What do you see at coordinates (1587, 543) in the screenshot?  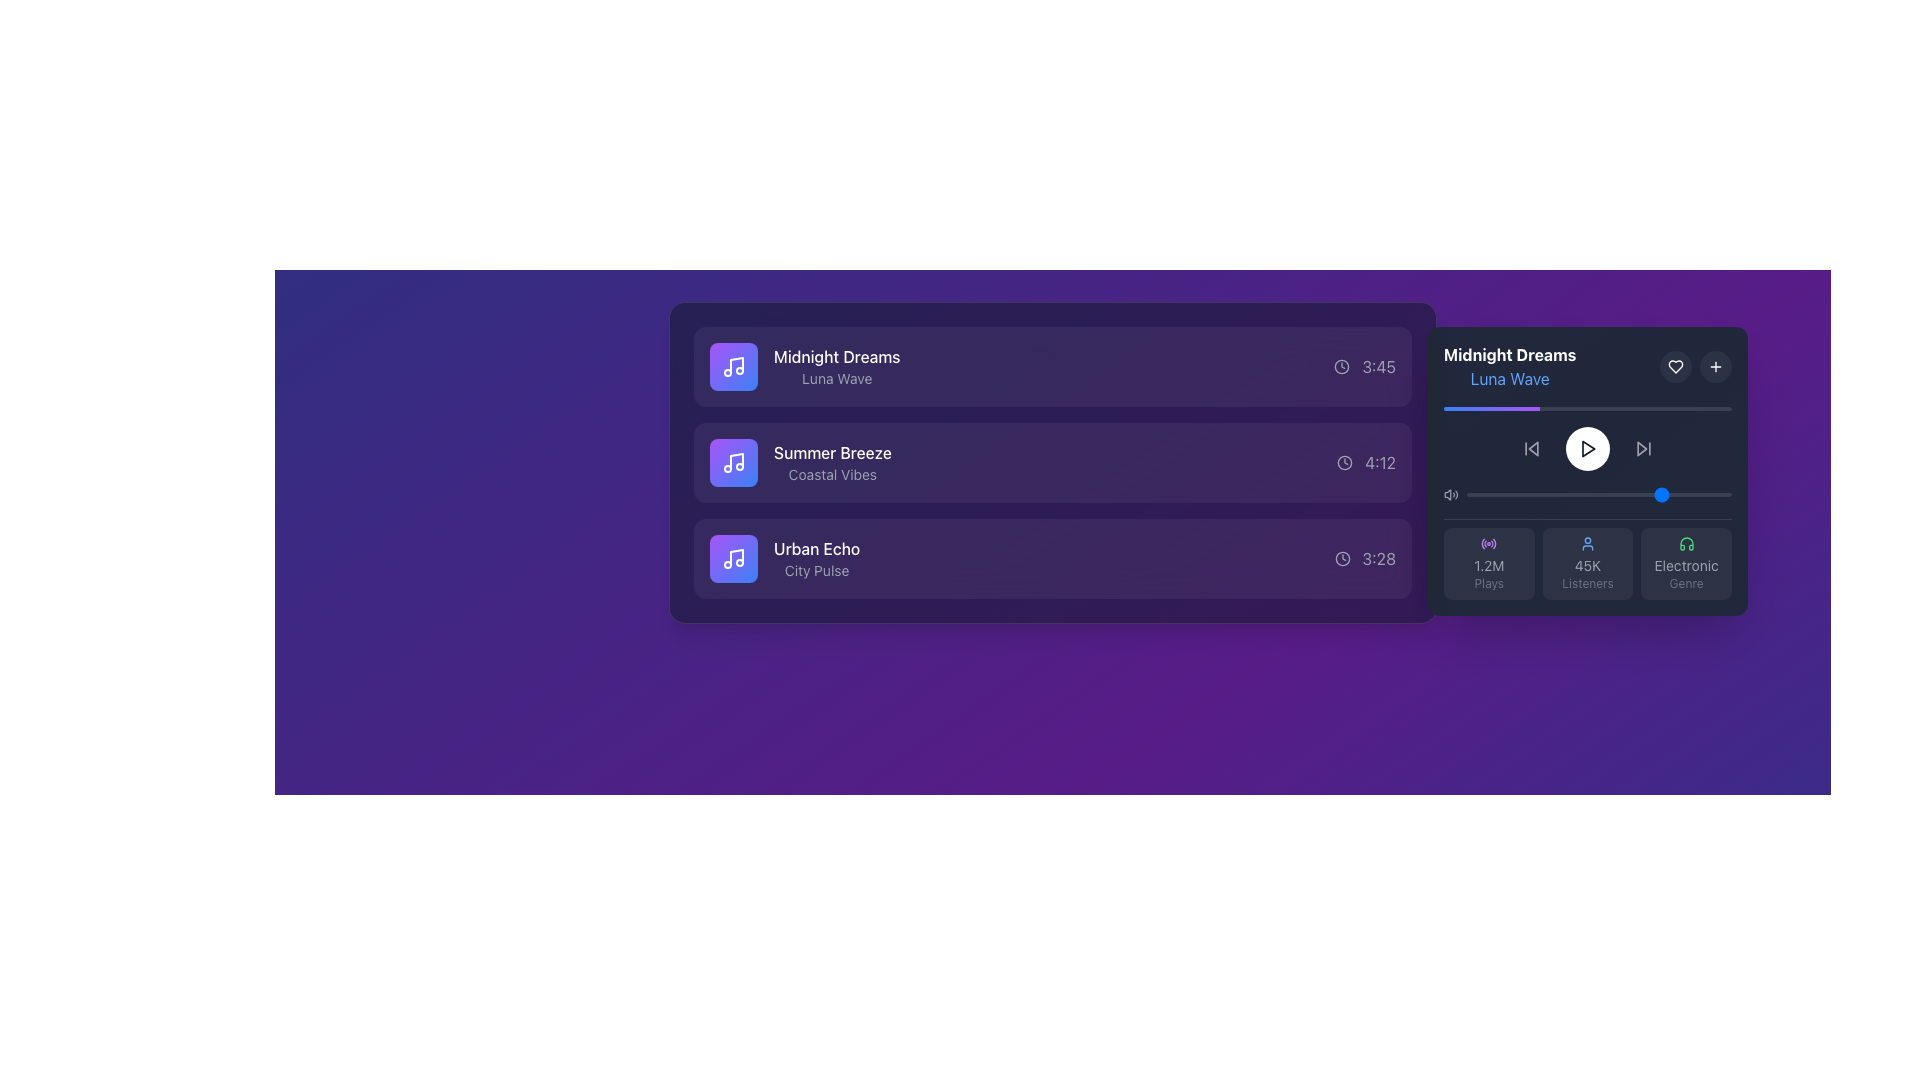 I see `the small user icon with a blue outline located above the text '45K Listeners' in the bottom right corner of the interface` at bounding box center [1587, 543].